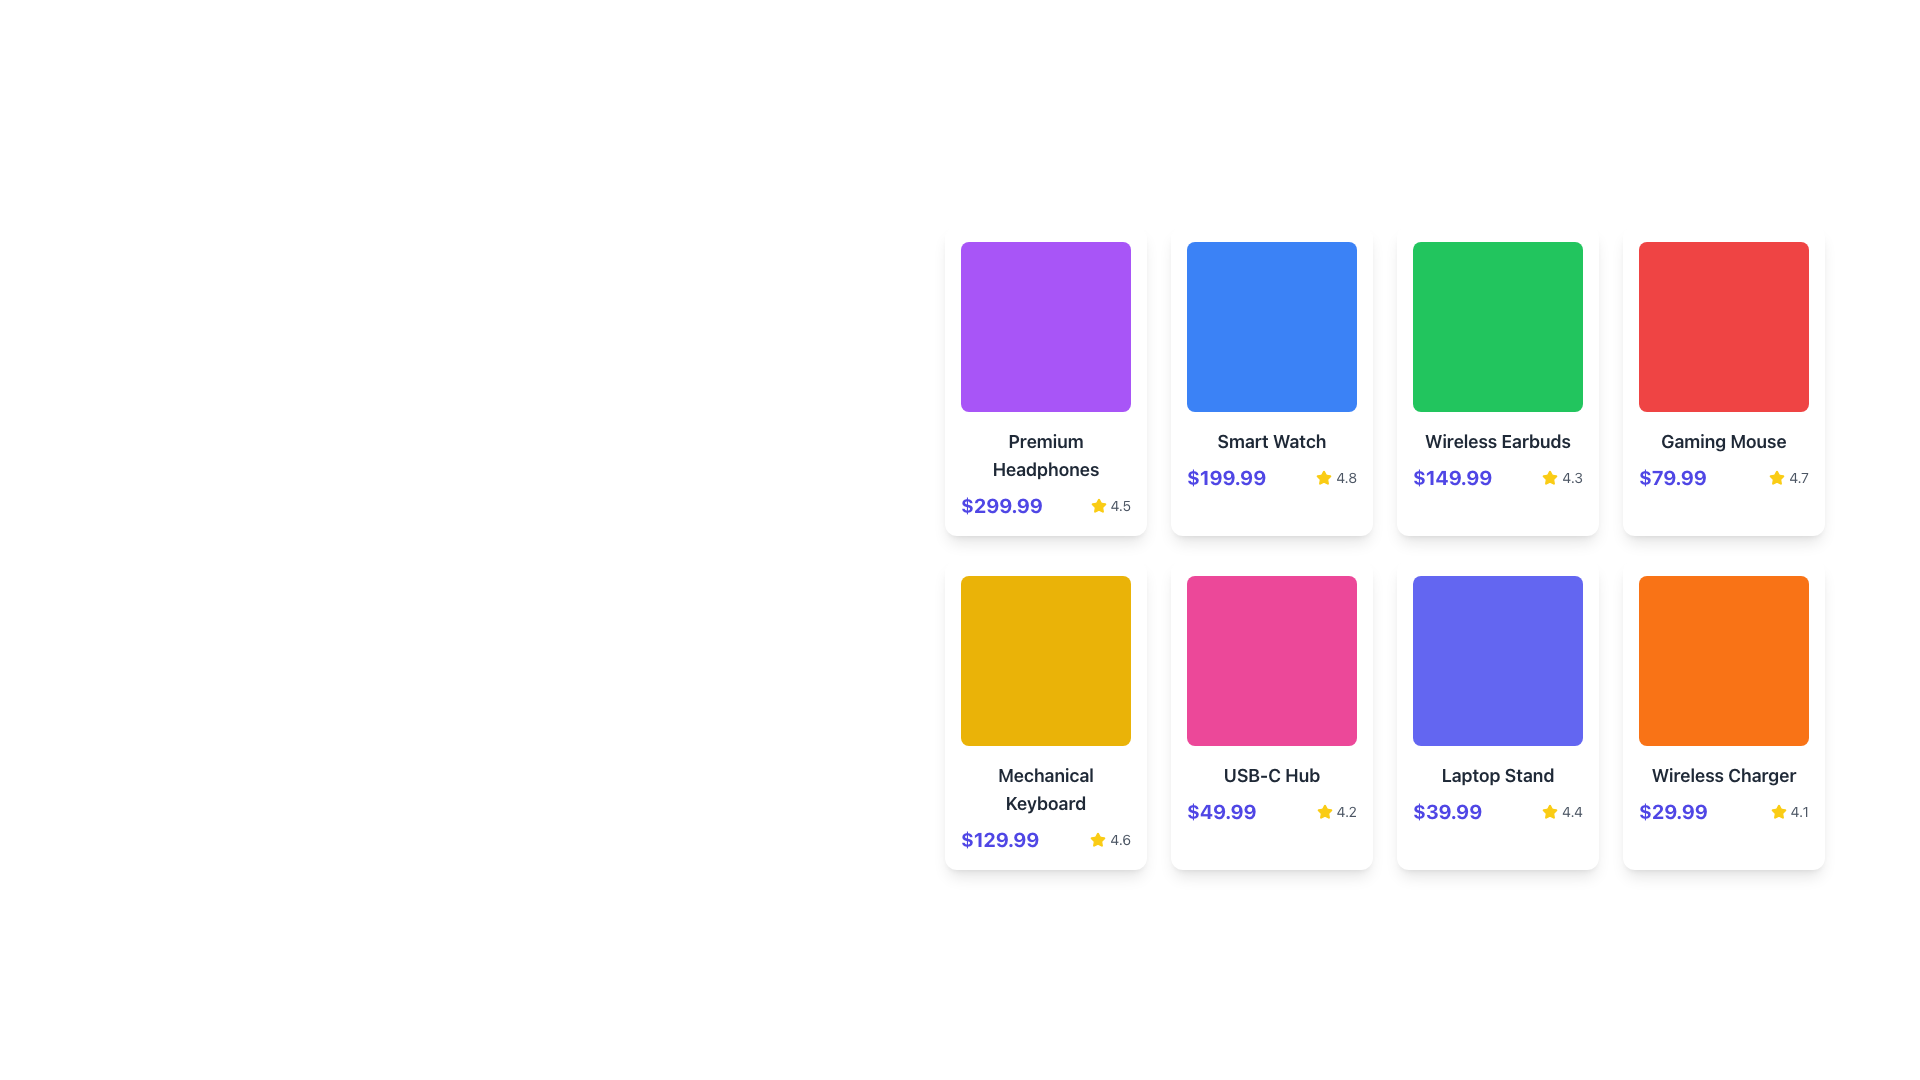 This screenshot has height=1080, width=1920. Describe the element at coordinates (1549, 478) in the screenshot. I see `the star icon representing a visual rating feature, which indicates user feedback or item quality, located in the second row and third column of the grid layout` at that location.